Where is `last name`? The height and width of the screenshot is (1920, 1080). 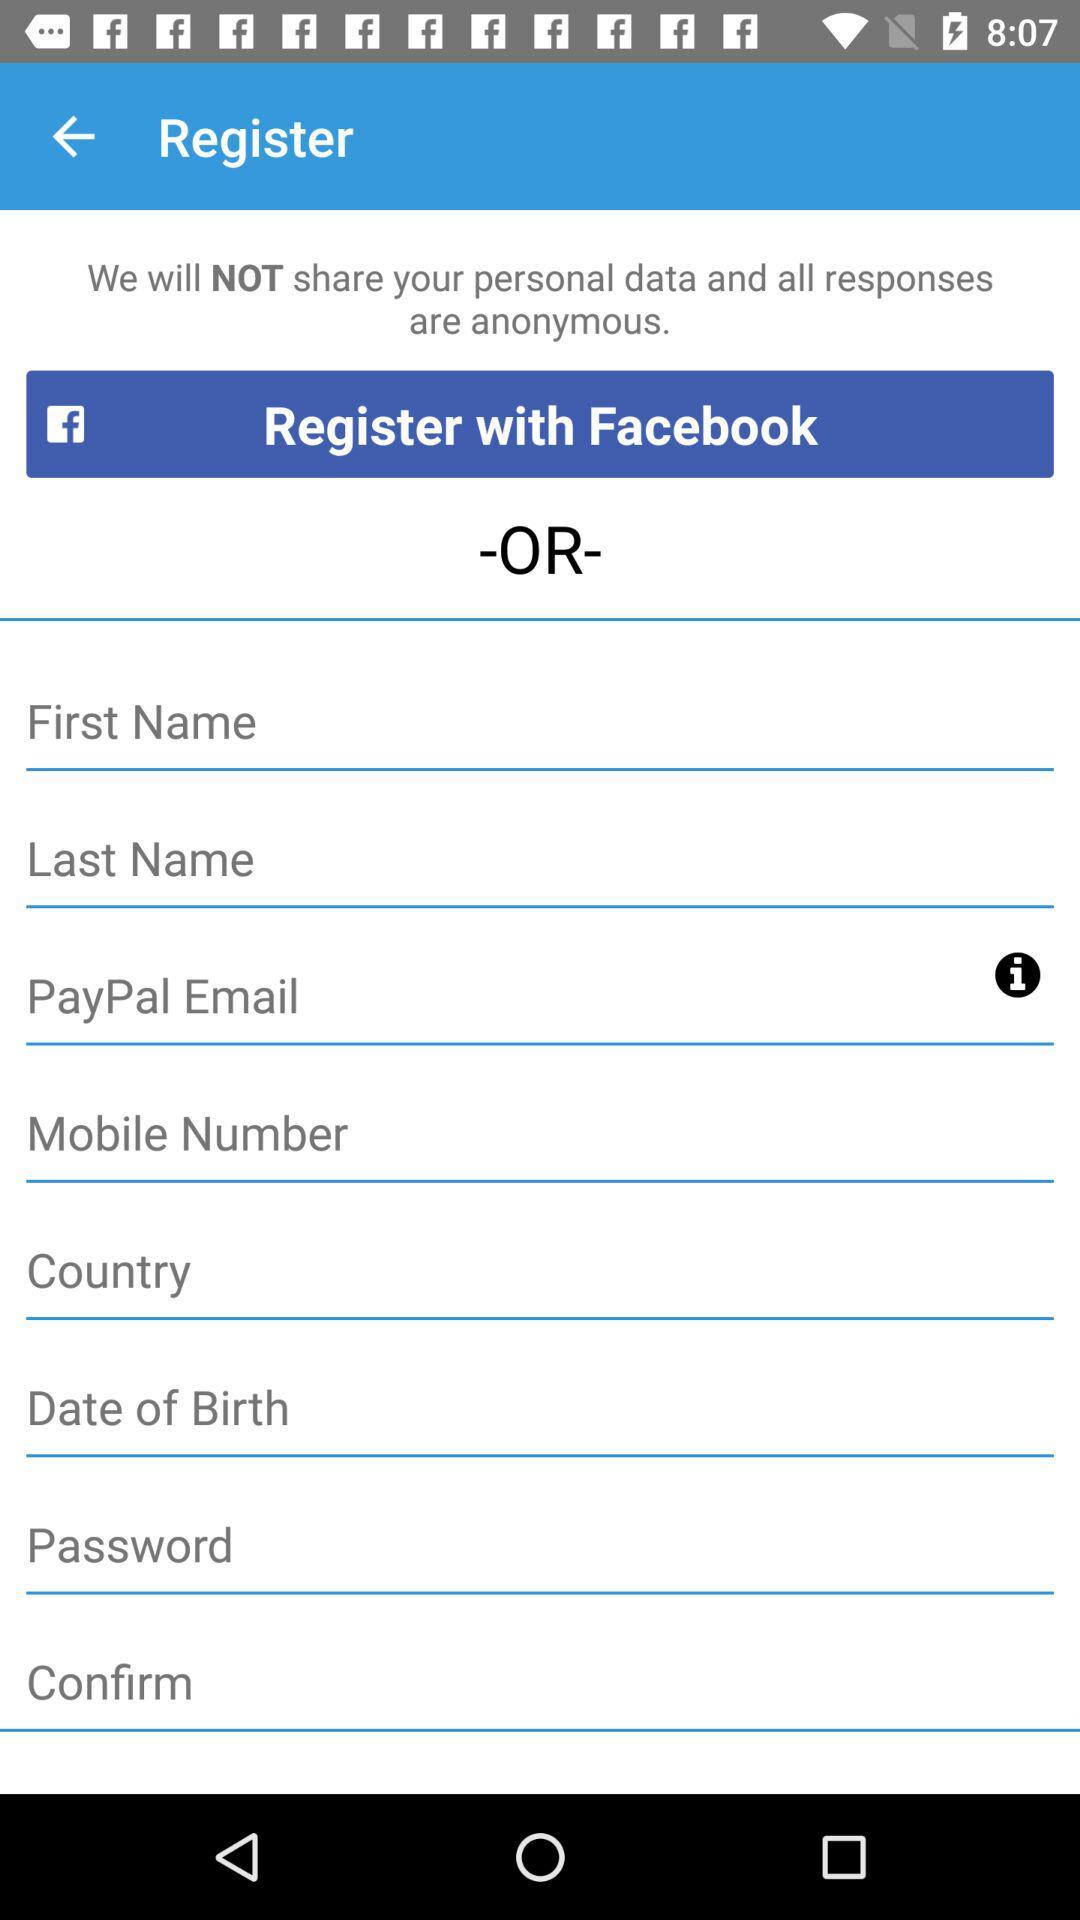 last name is located at coordinates (540, 859).